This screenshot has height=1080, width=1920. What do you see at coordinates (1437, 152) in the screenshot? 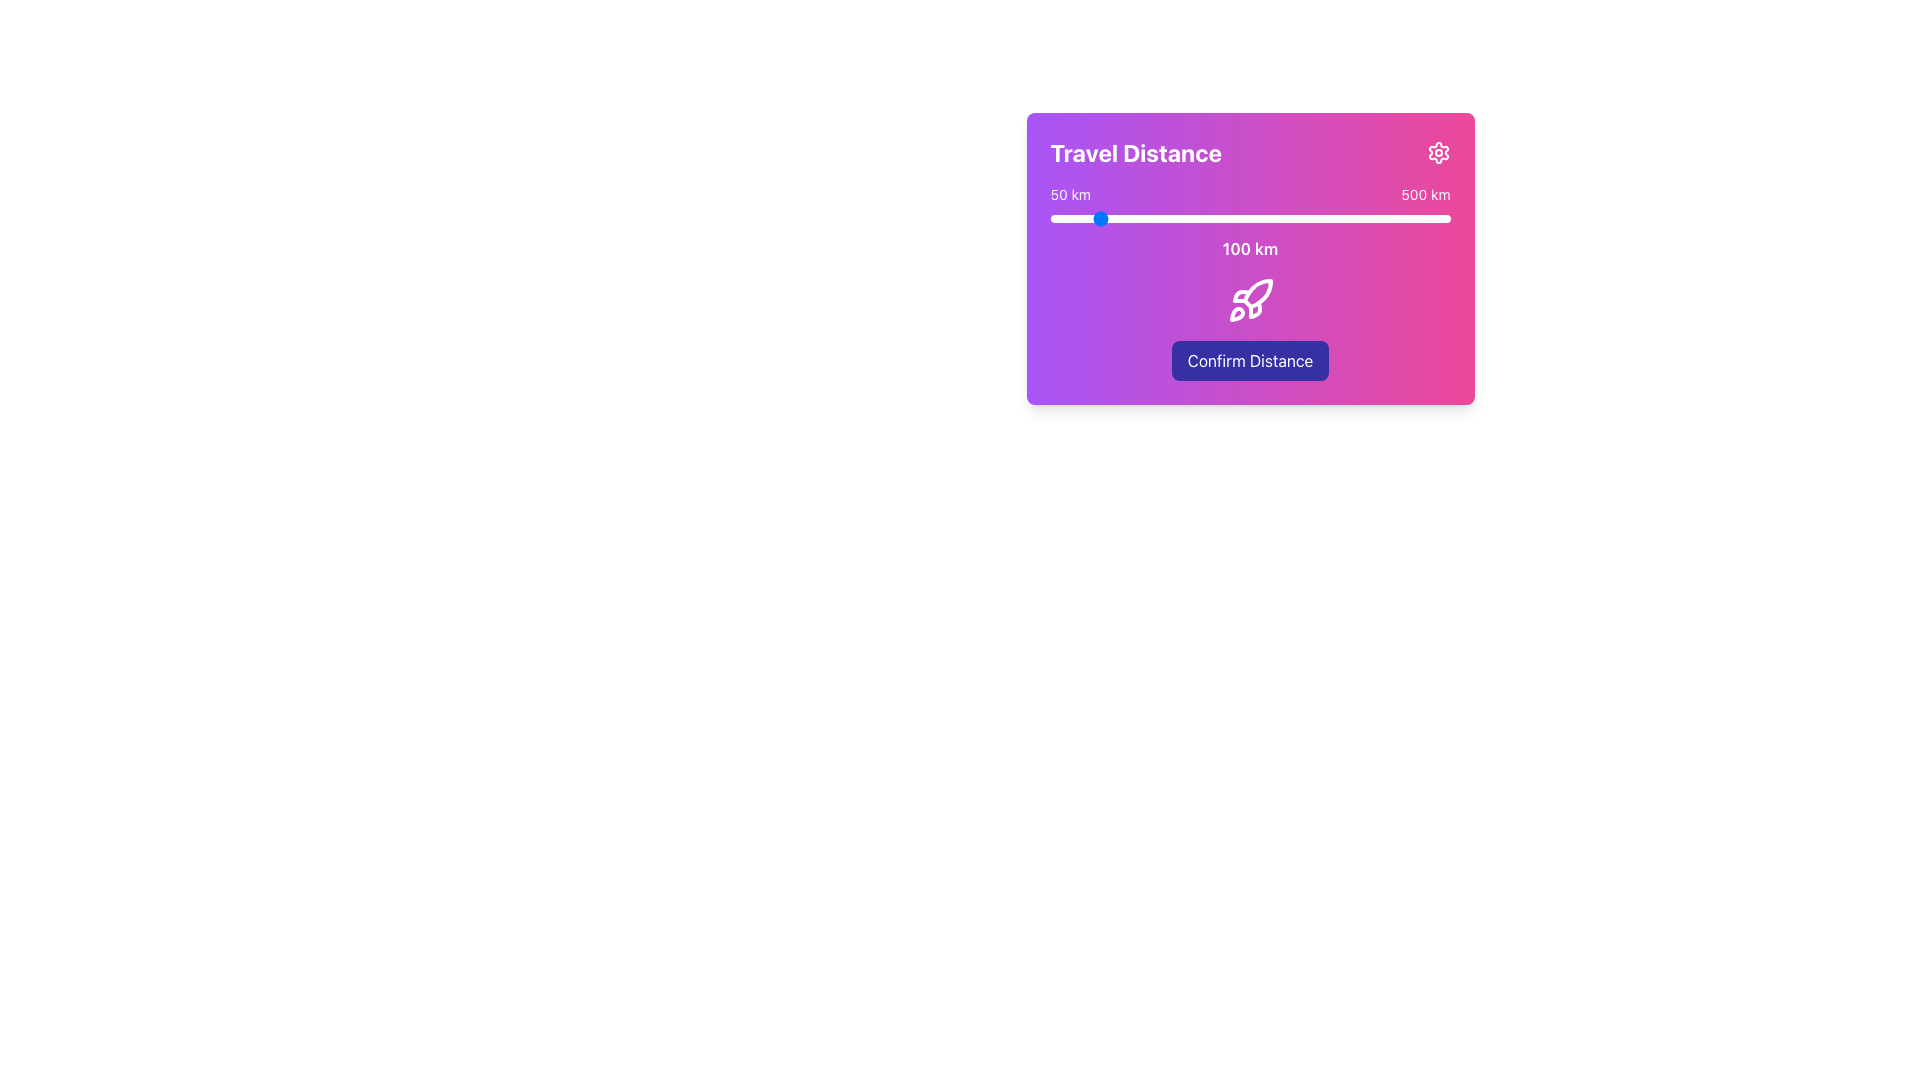
I see `the settings icon button located at the top-right corner of the 'Travel Distance' card` at bounding box center [1437, 152].